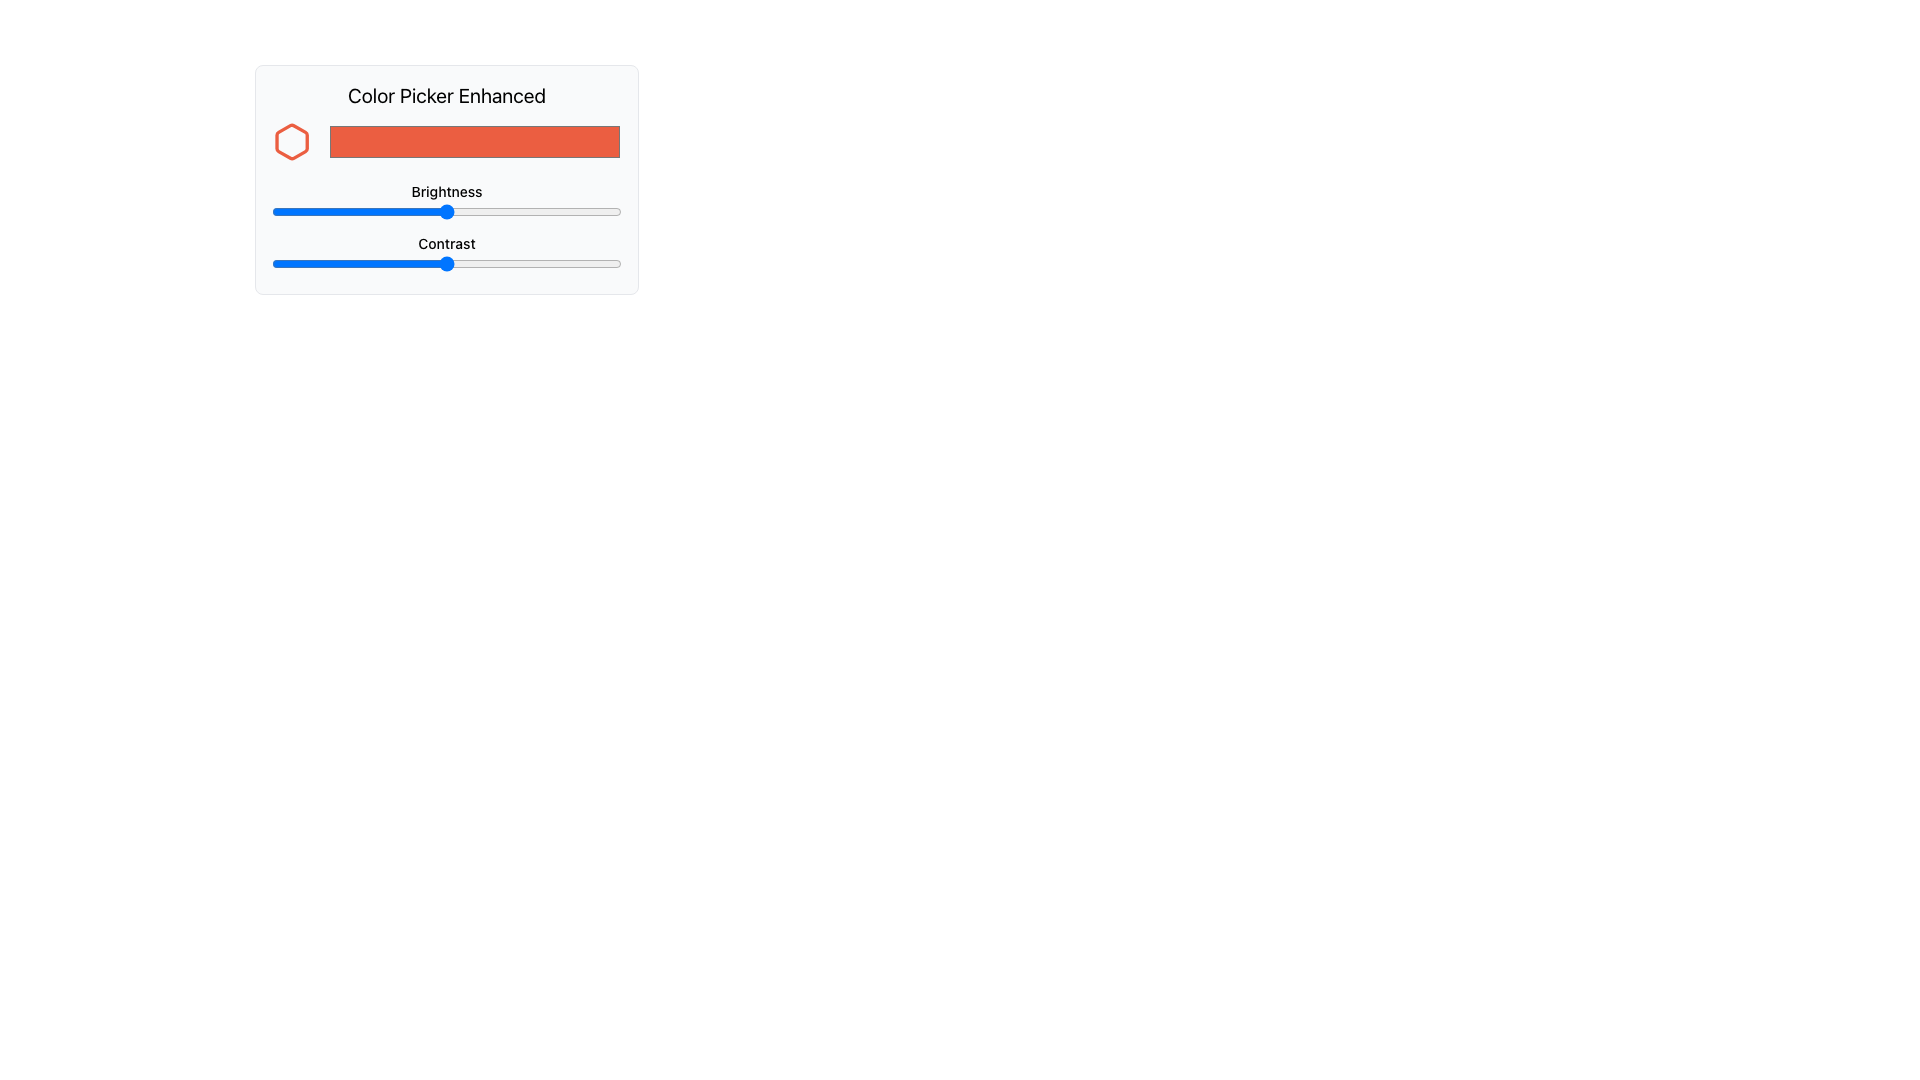  Describe the element at coordinates (398, 212) in the screenshot. I see `brightness` at that location.